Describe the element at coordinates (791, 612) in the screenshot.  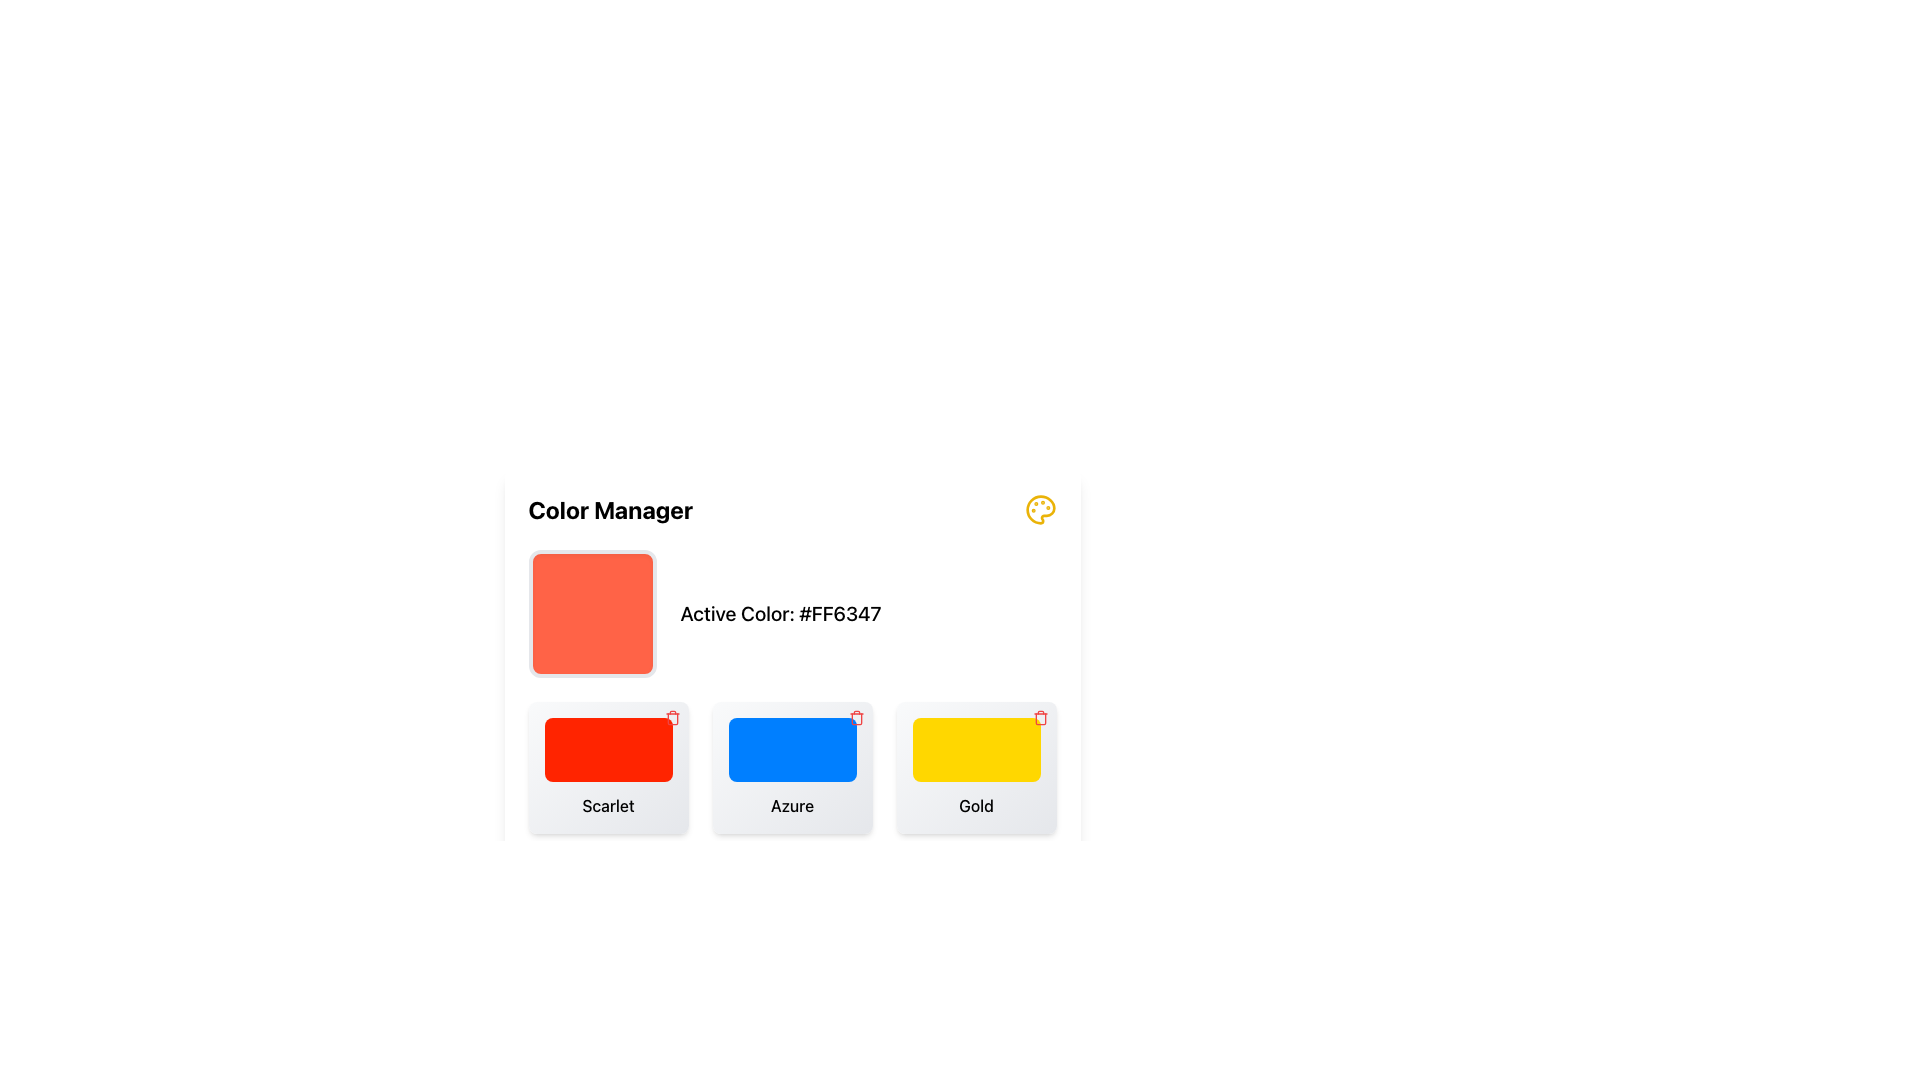
I see `the Information display panel in the Color Manager section, which shows the currently active color and its hexadecimal code` at that location.